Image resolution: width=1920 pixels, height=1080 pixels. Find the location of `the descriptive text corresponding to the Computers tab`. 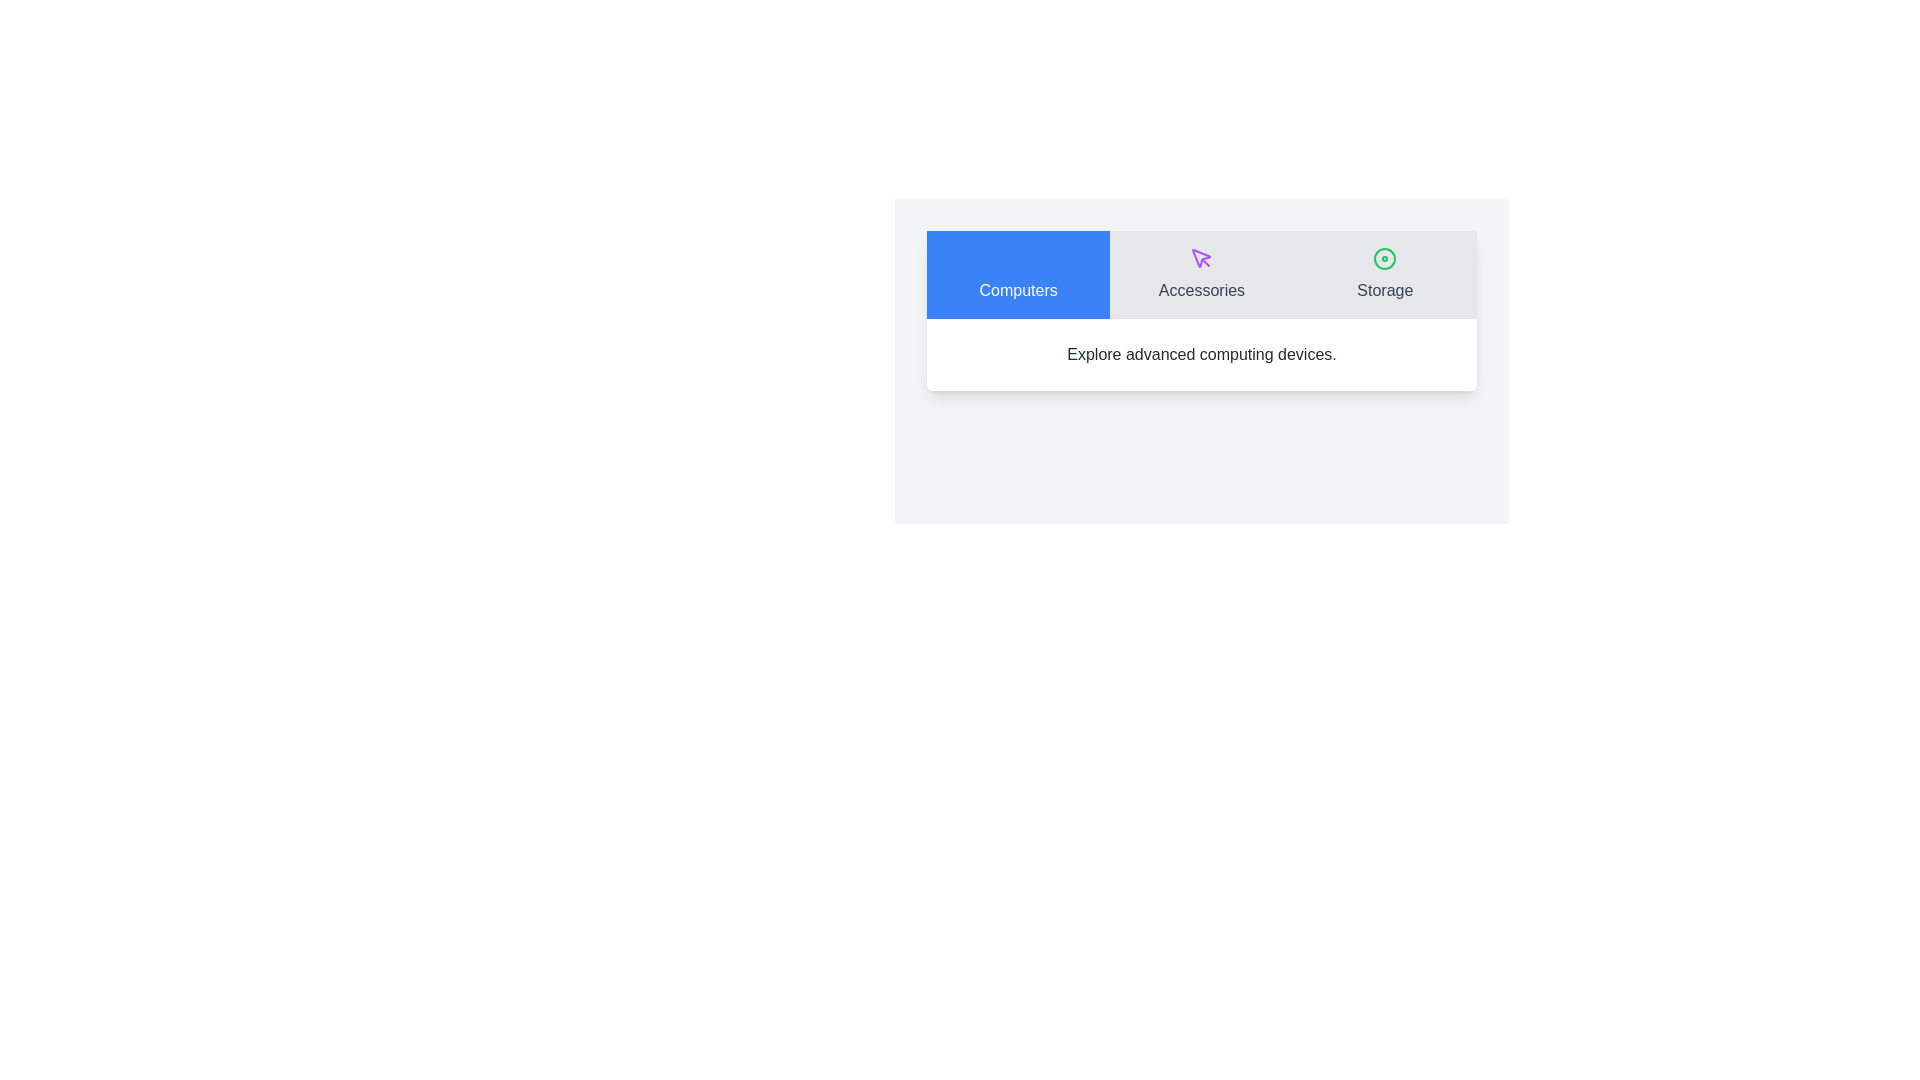

the descriptive text corresponding to the Computers tab is located at coordinates (925, 318).